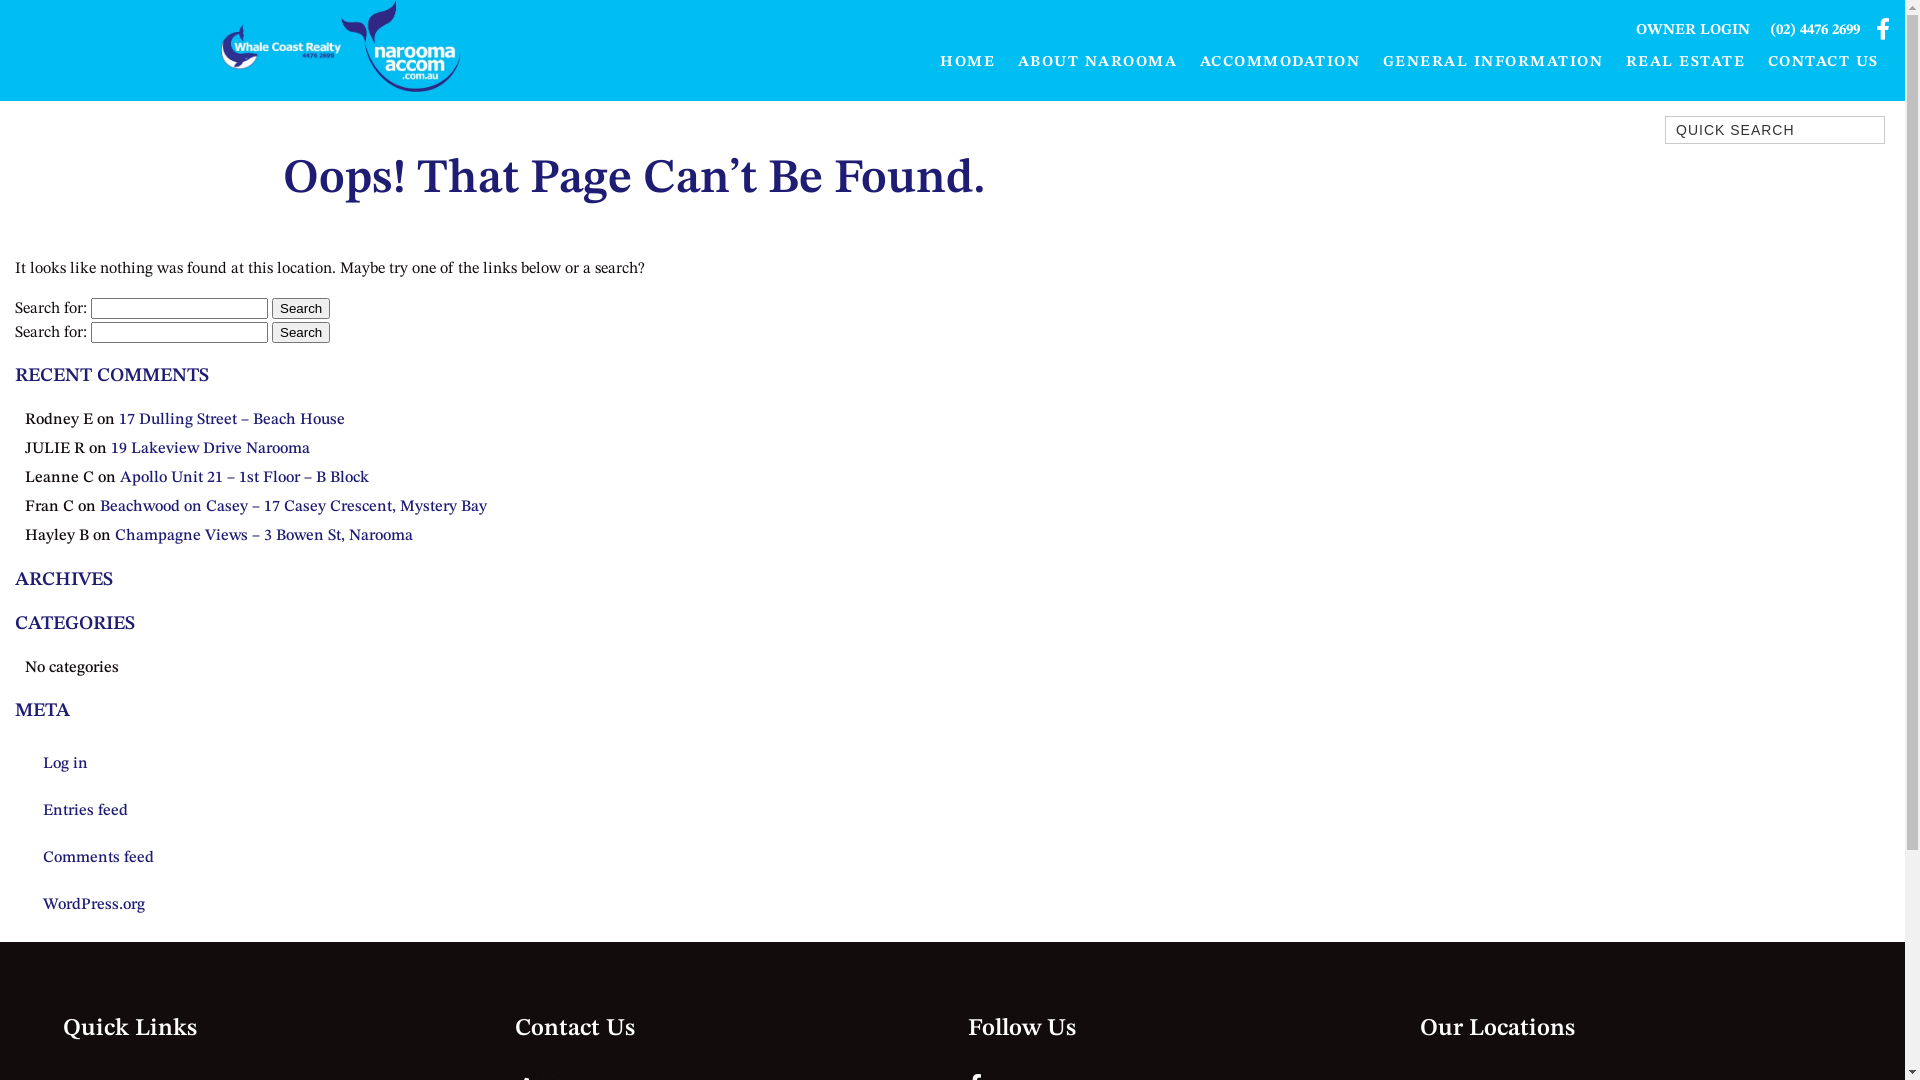 Image resolution: width=1920 pixels, height=1080 pixels. Describe the element at coordinates (24, 763) in the screenshot. I see `'Log in'` at that location.